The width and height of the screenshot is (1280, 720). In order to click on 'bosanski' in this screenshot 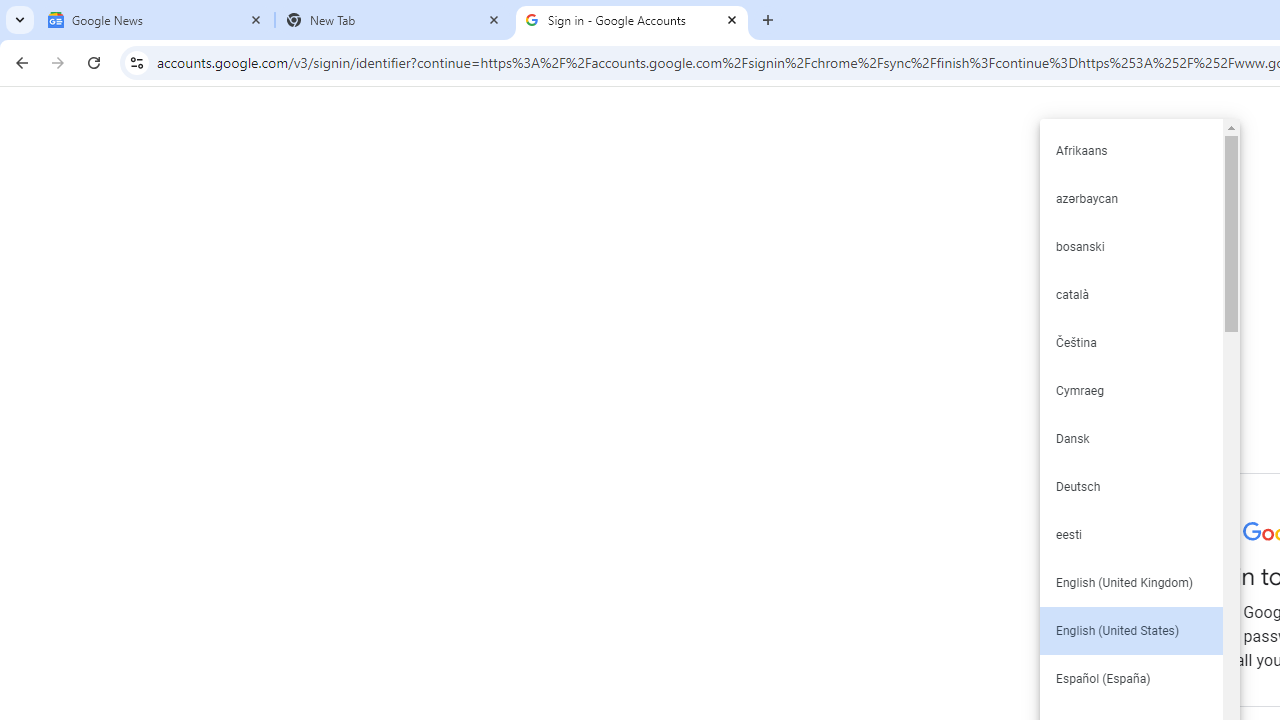, I will do `click(1130, 245)`.